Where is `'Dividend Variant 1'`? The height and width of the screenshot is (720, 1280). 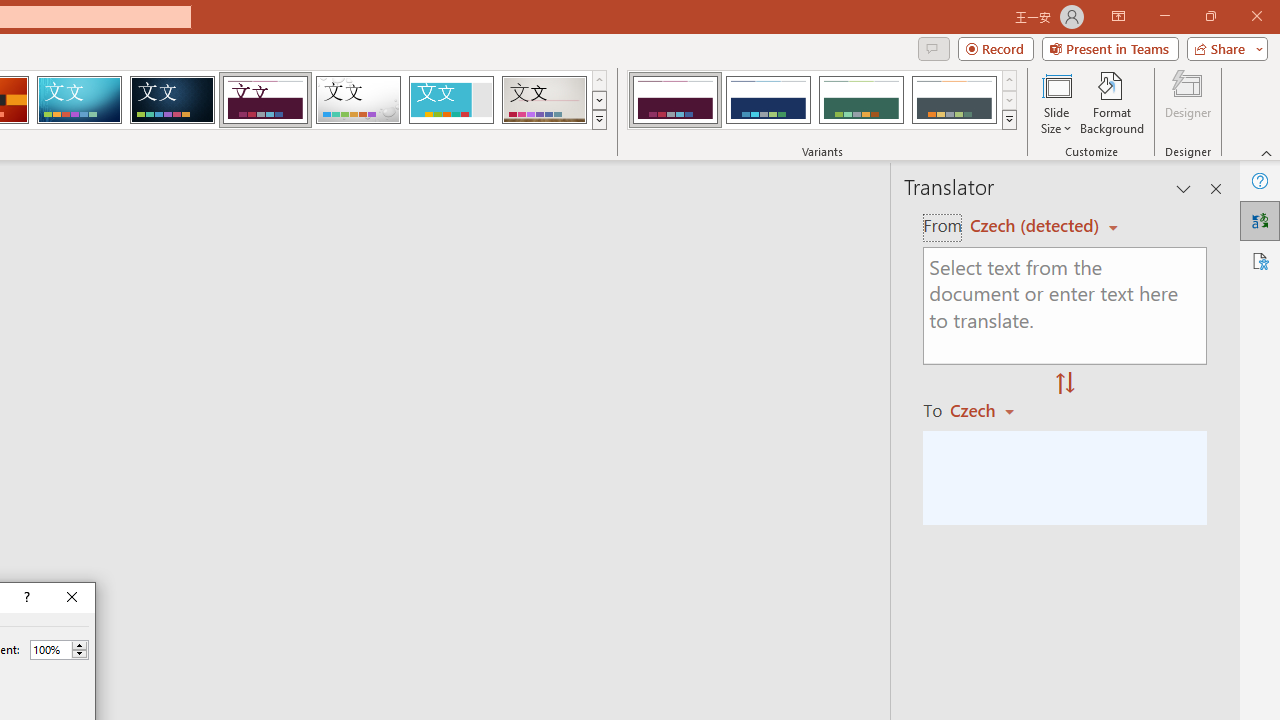 'Dividend Variant 1' is located at coordinates (675, 100).